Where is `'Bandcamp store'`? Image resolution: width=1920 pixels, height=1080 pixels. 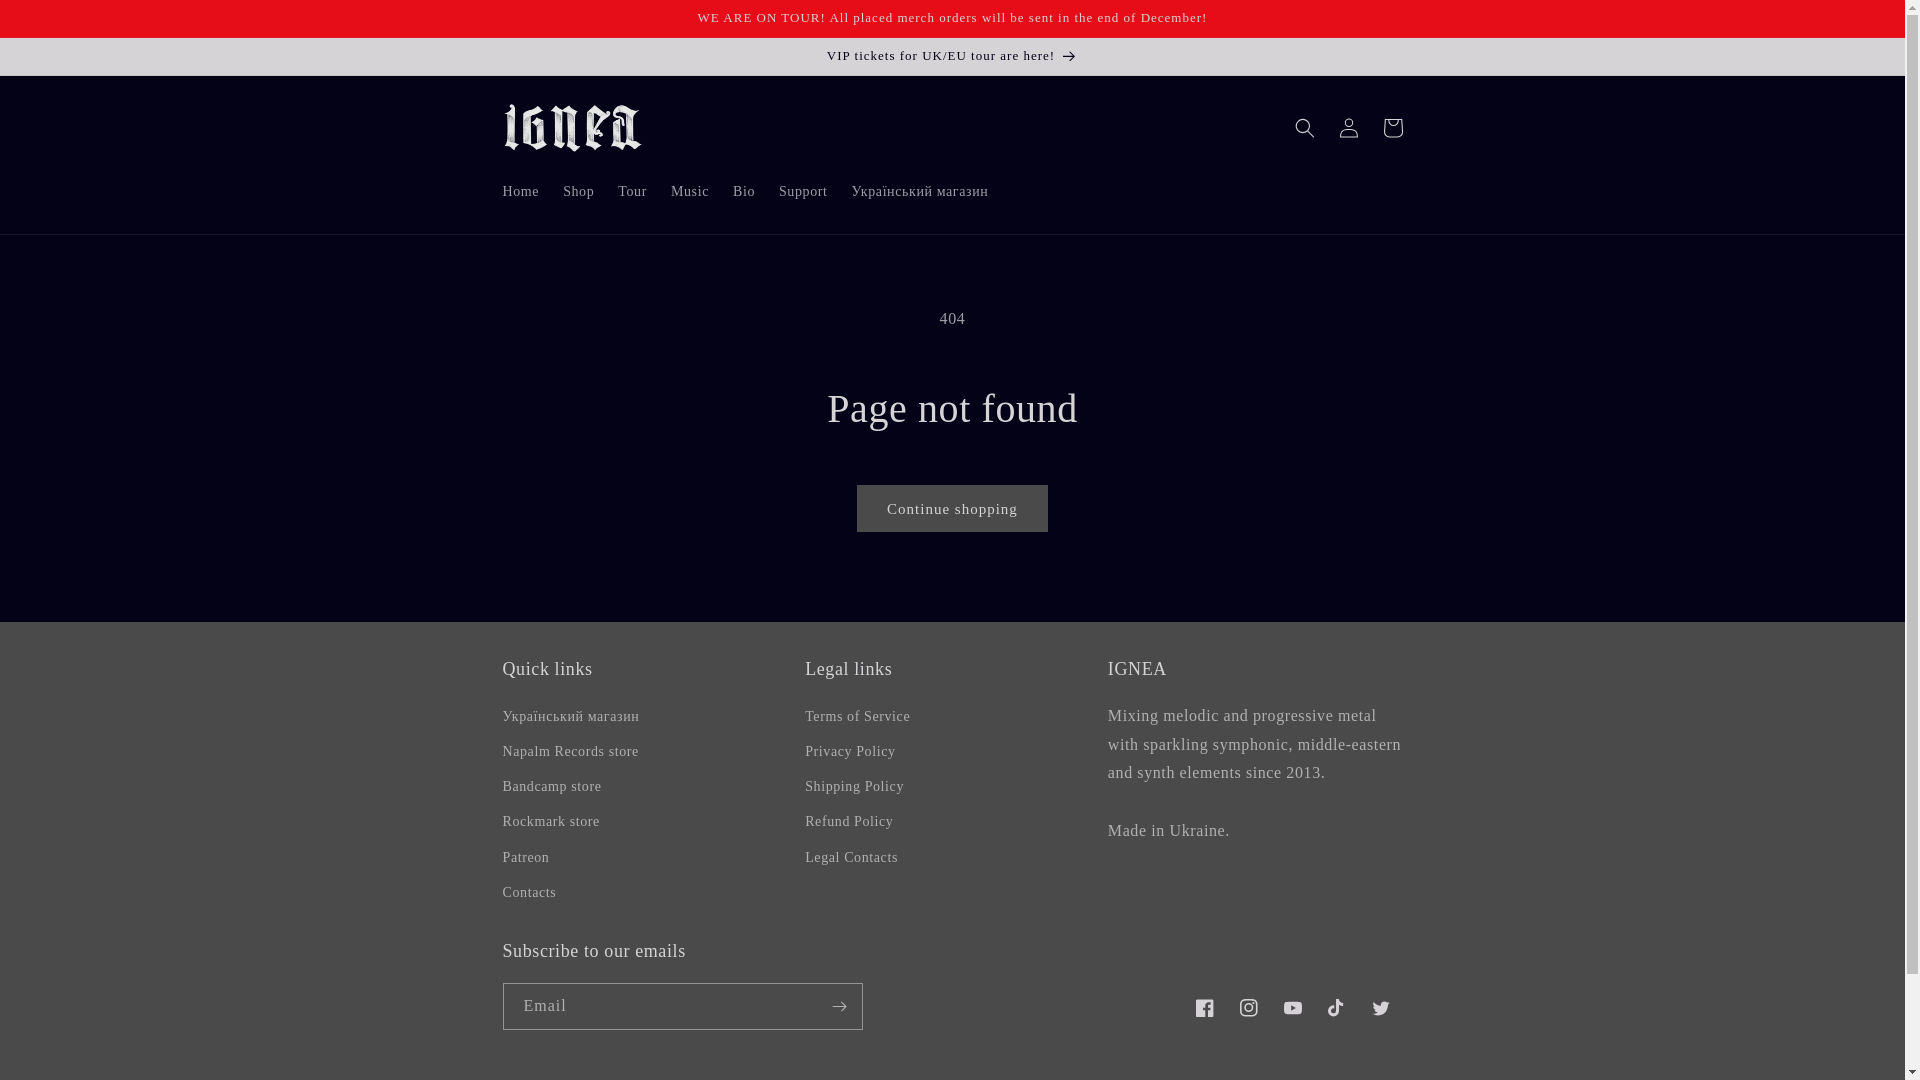
'Bandcamp store' is located at coordinates (551, 785).